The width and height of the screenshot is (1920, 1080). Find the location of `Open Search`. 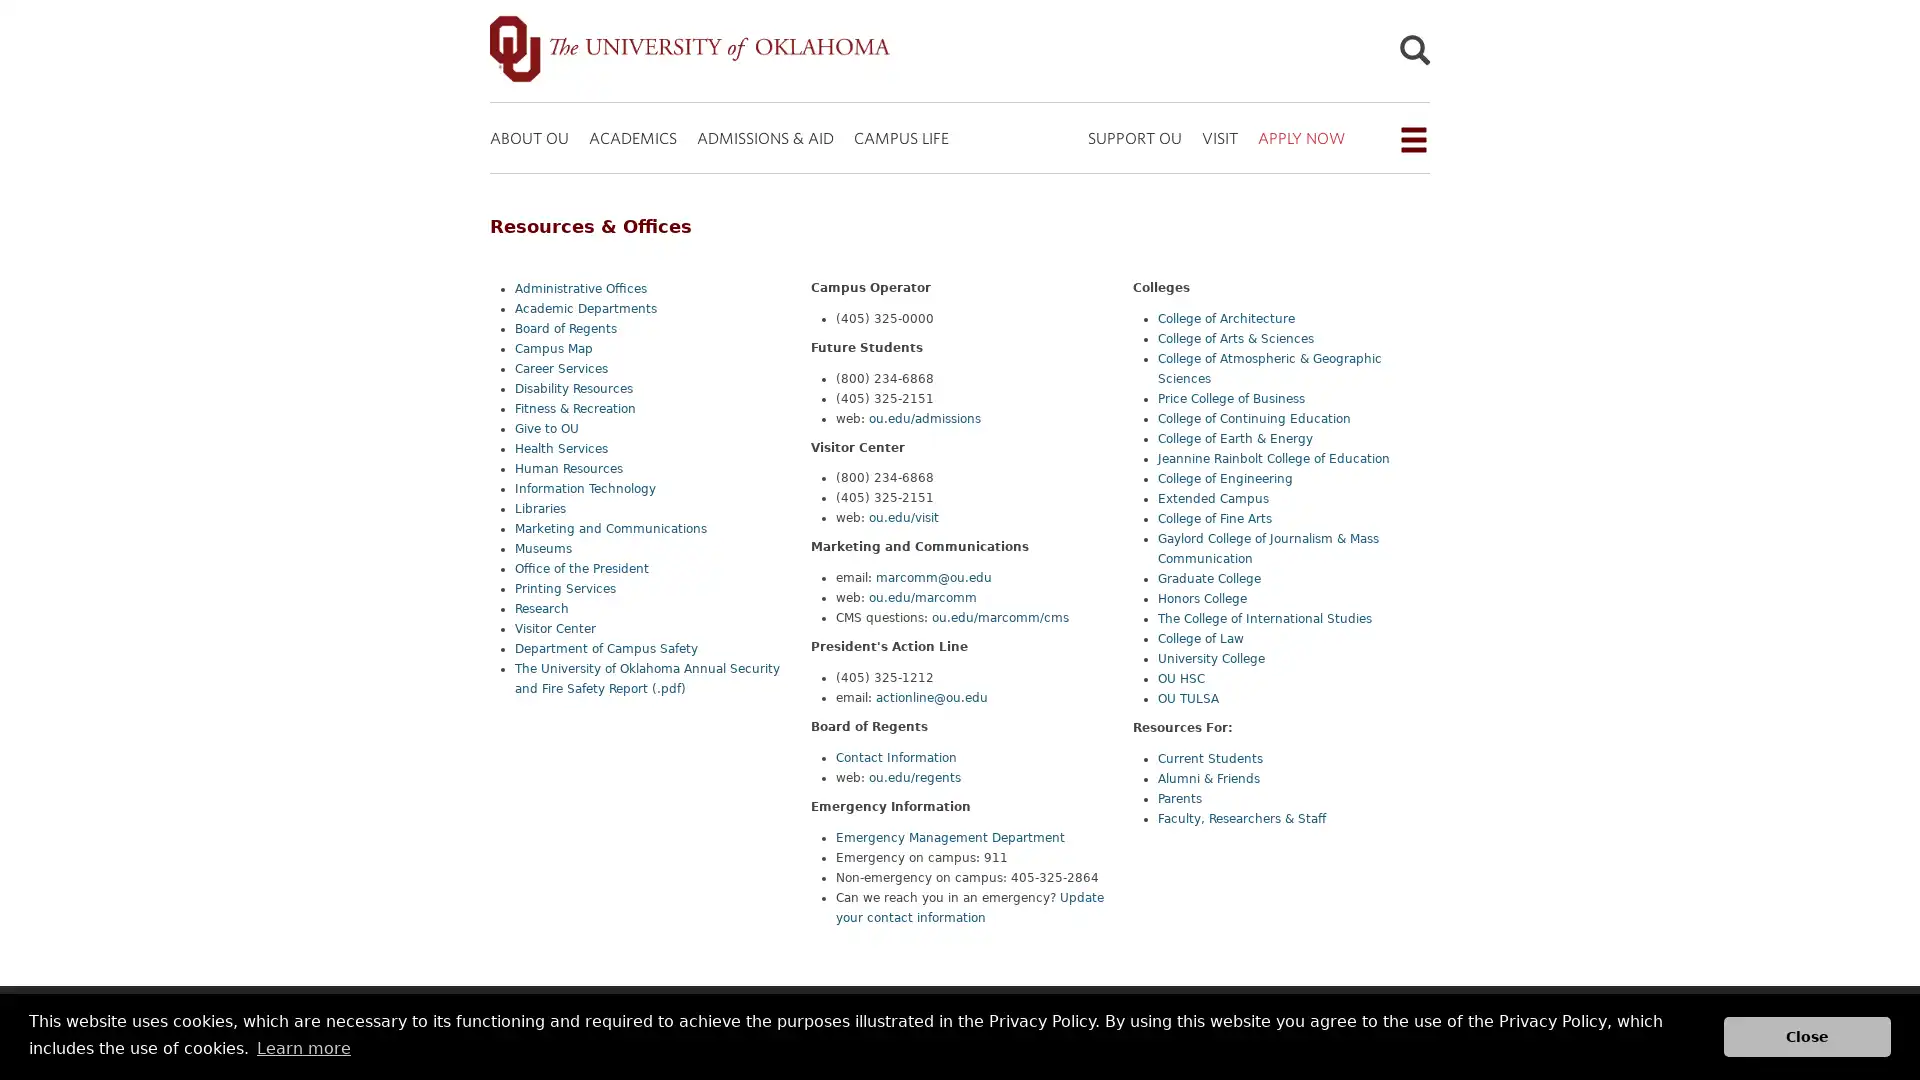

Open Search is located at coordinates (1413, 53).